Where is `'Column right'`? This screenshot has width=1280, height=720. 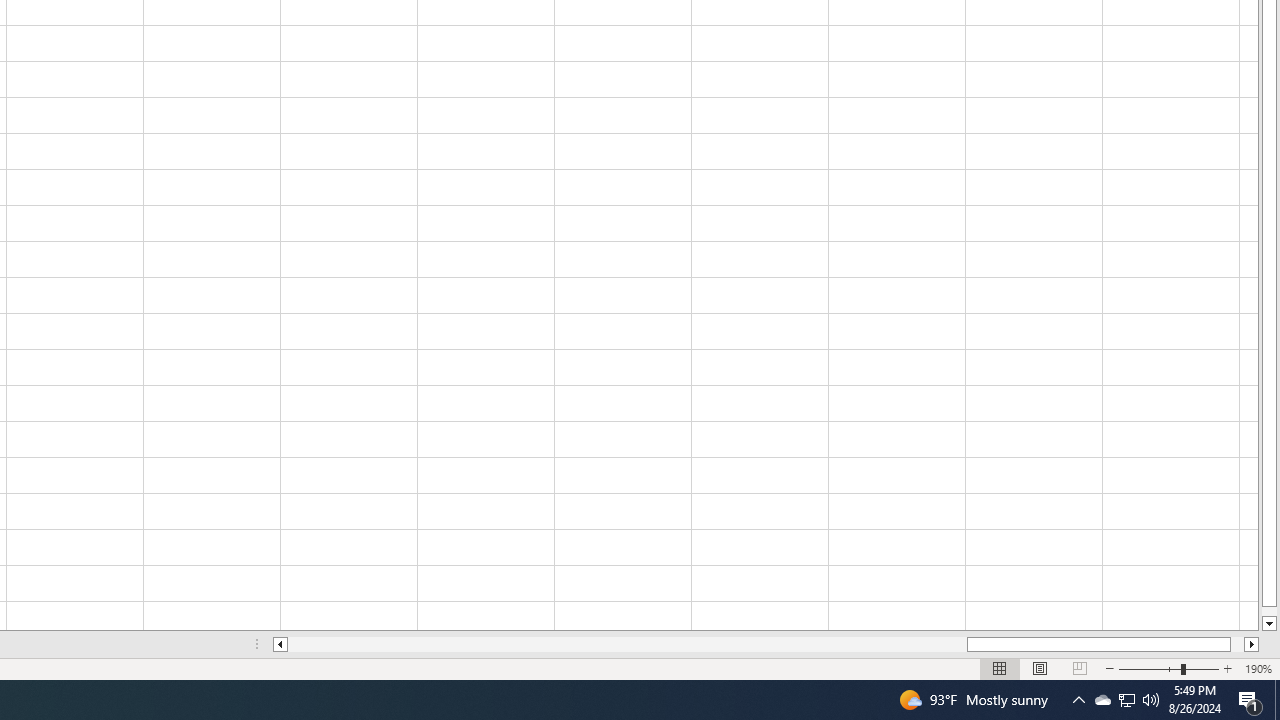 'Column right' is located at coordinates (1251, 644).